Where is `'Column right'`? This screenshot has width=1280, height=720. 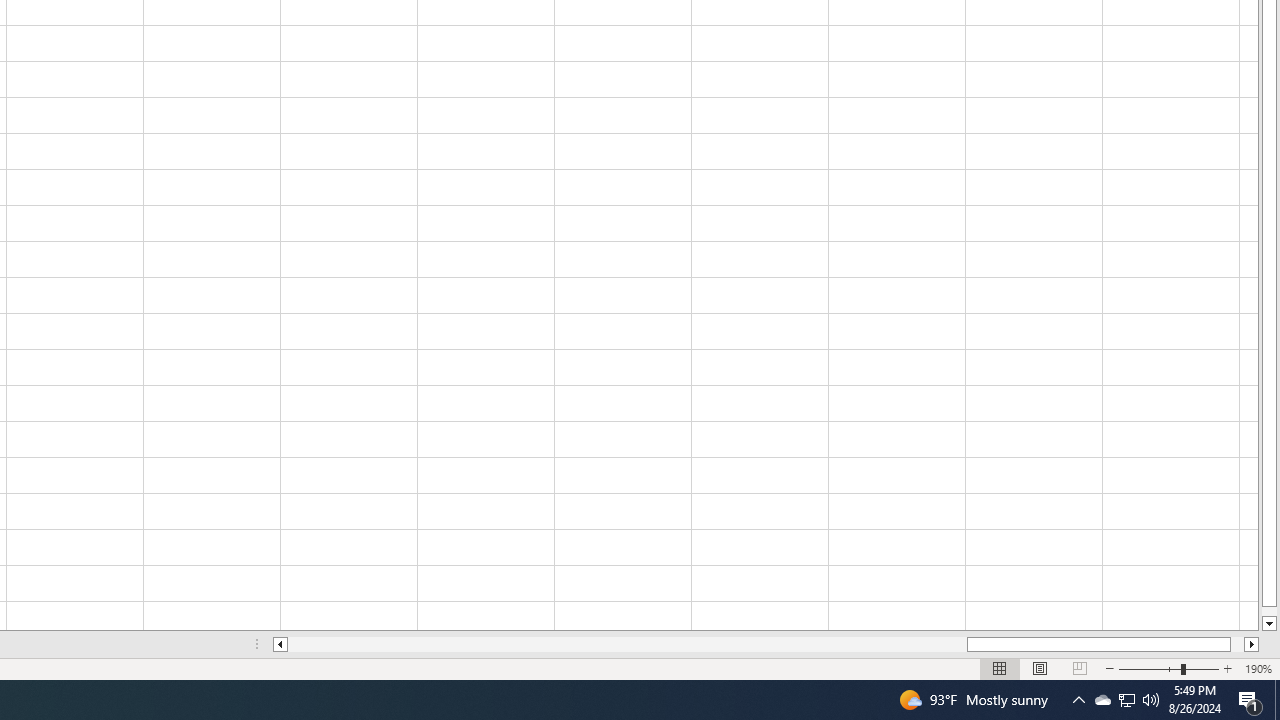 'Column right' is located at coordinates (1251, 644).